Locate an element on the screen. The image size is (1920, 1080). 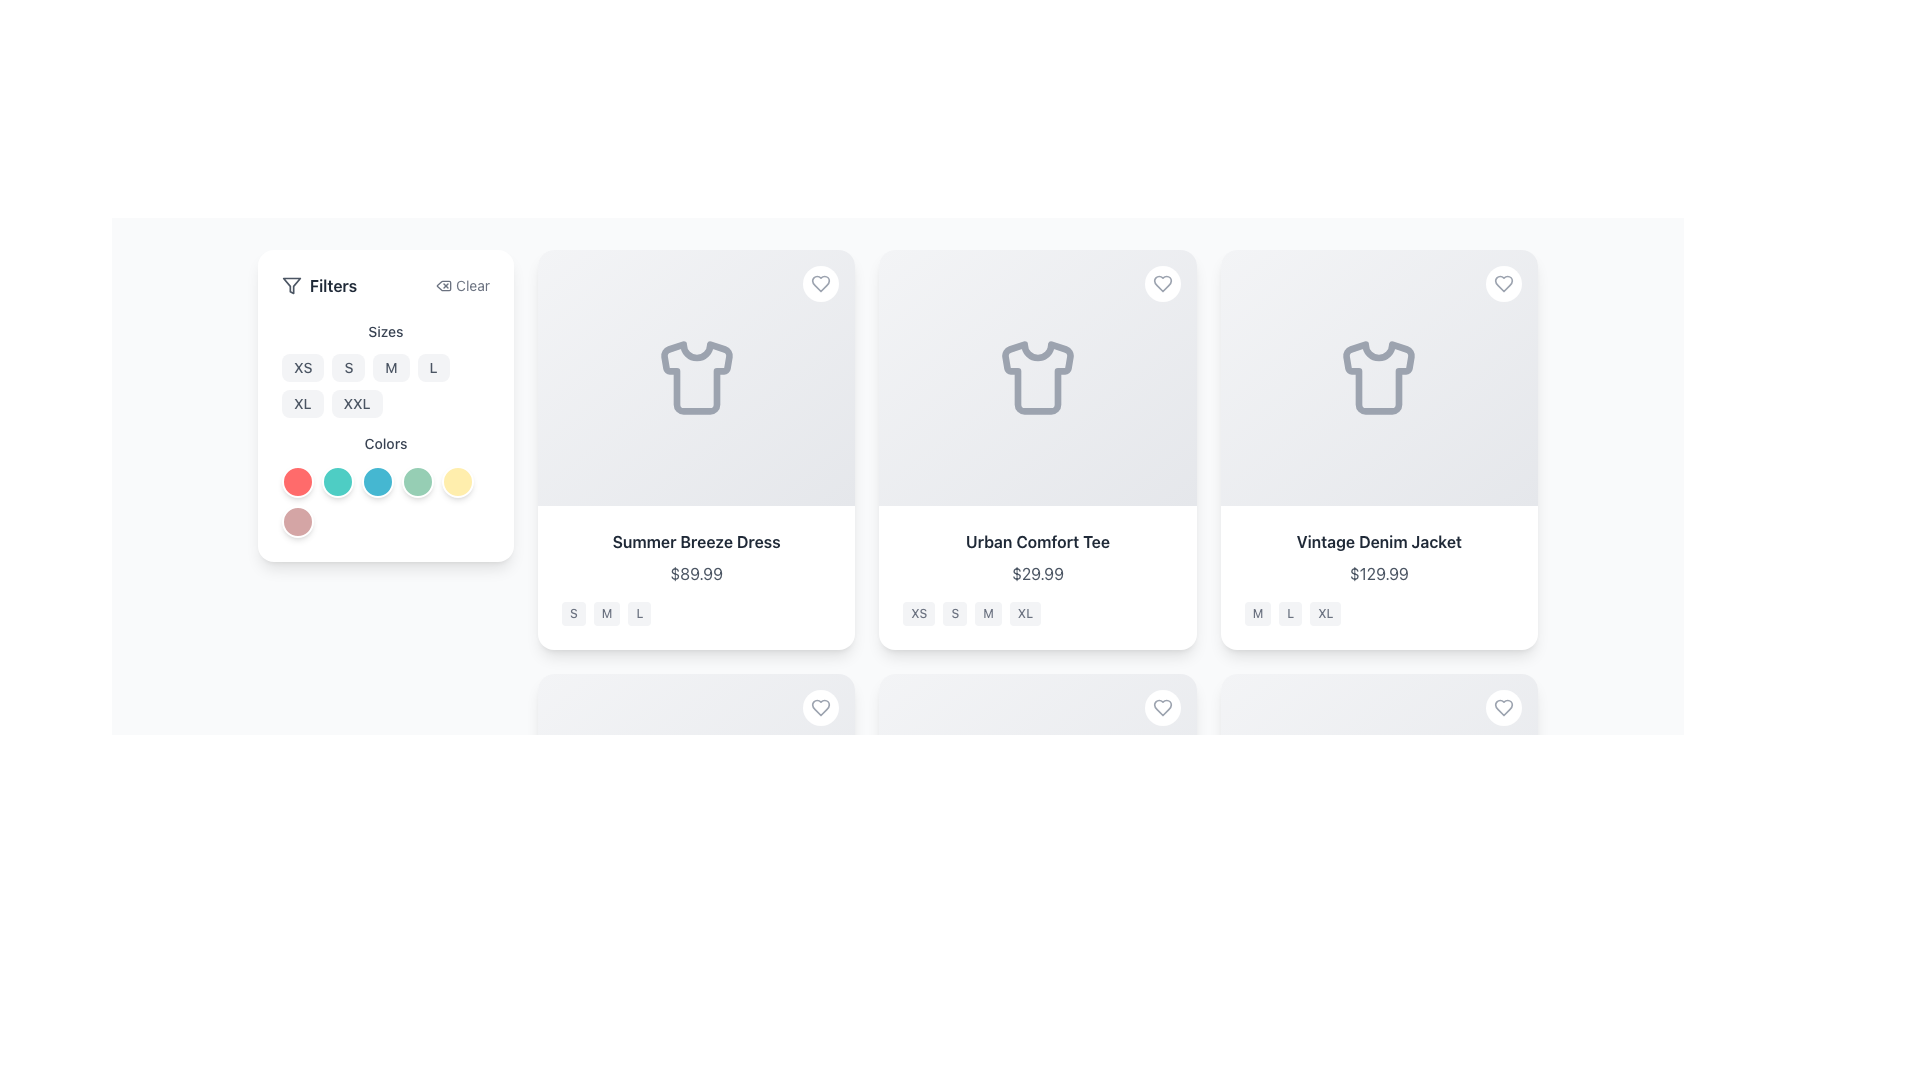
the filter icon represented by a funnel-like shape, located in the 'Filters' section of the sidebar to the left of the 'Filters' text is located at coordinates (291, 285).